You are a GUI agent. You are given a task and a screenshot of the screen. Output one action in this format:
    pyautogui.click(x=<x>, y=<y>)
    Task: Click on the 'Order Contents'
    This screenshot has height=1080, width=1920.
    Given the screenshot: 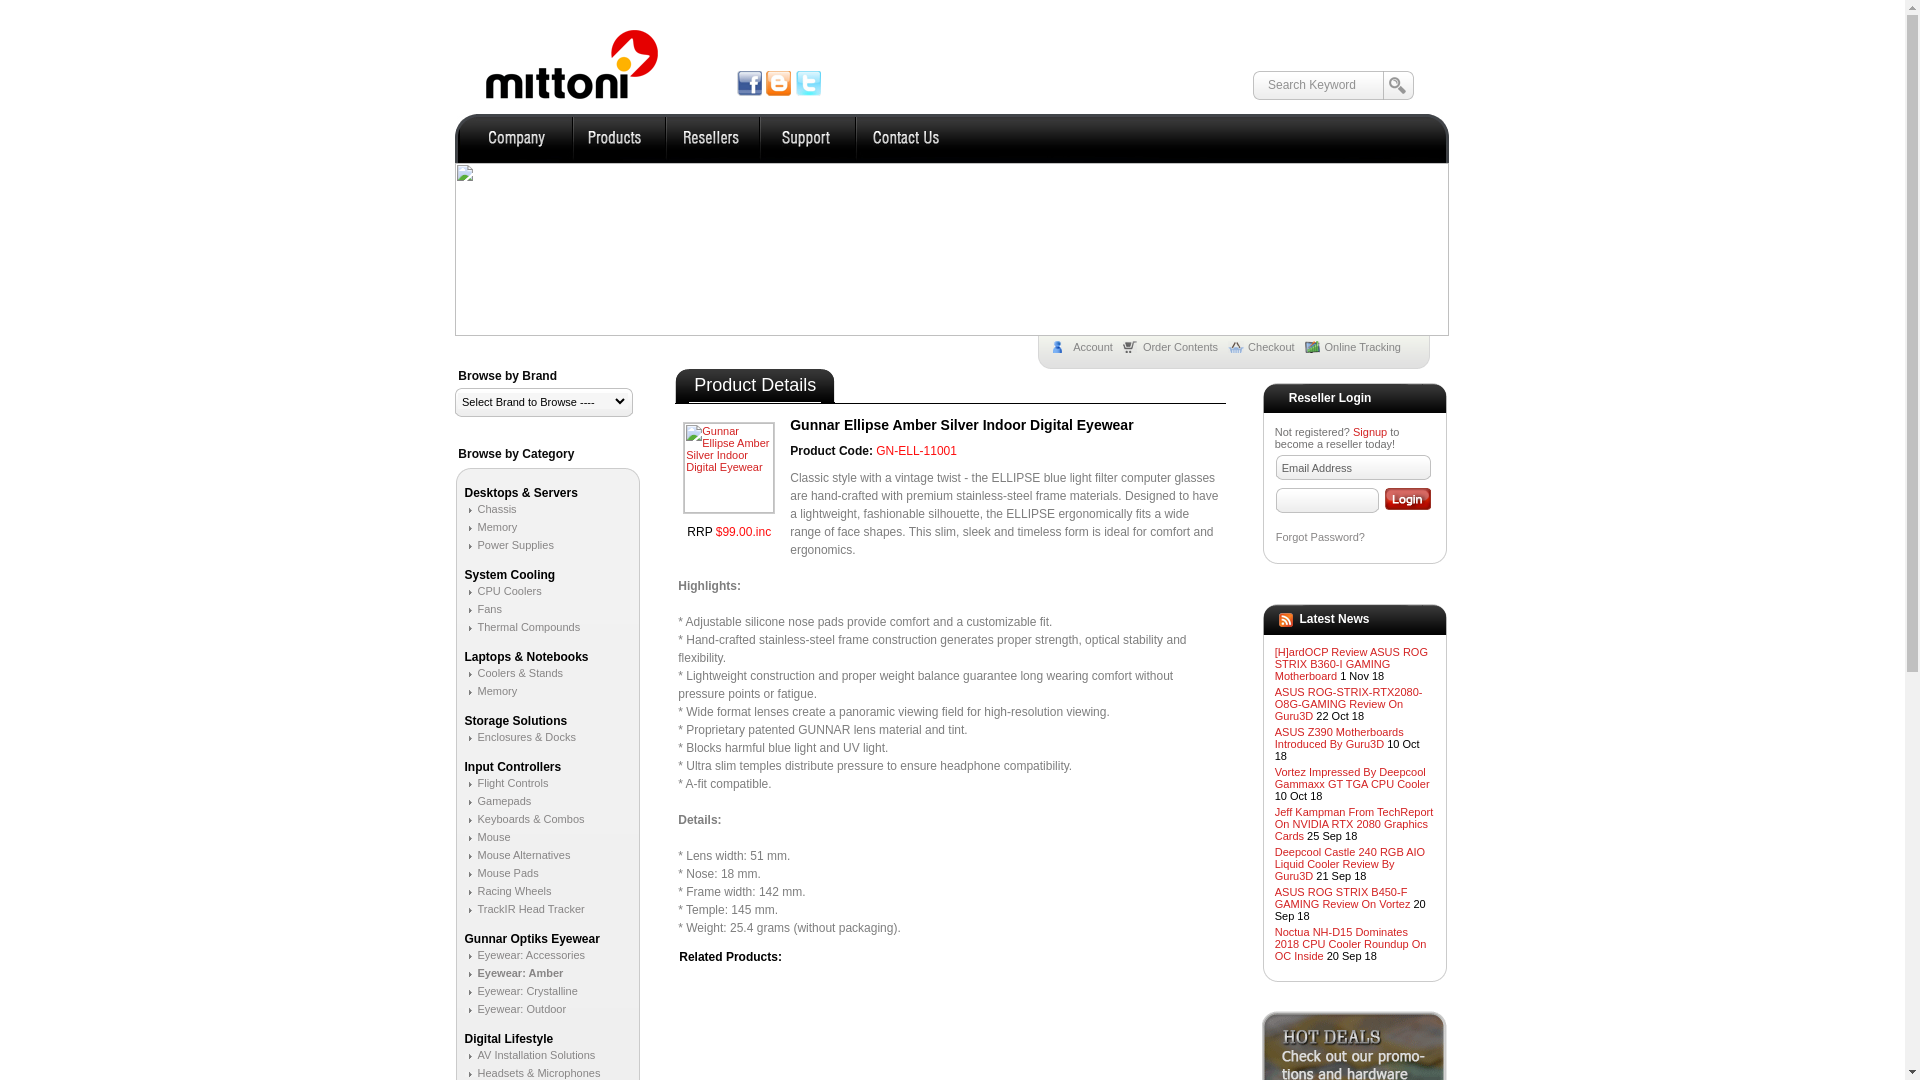 What is the action you would take?
    pyautogui.click(x=1175, y=346)
    